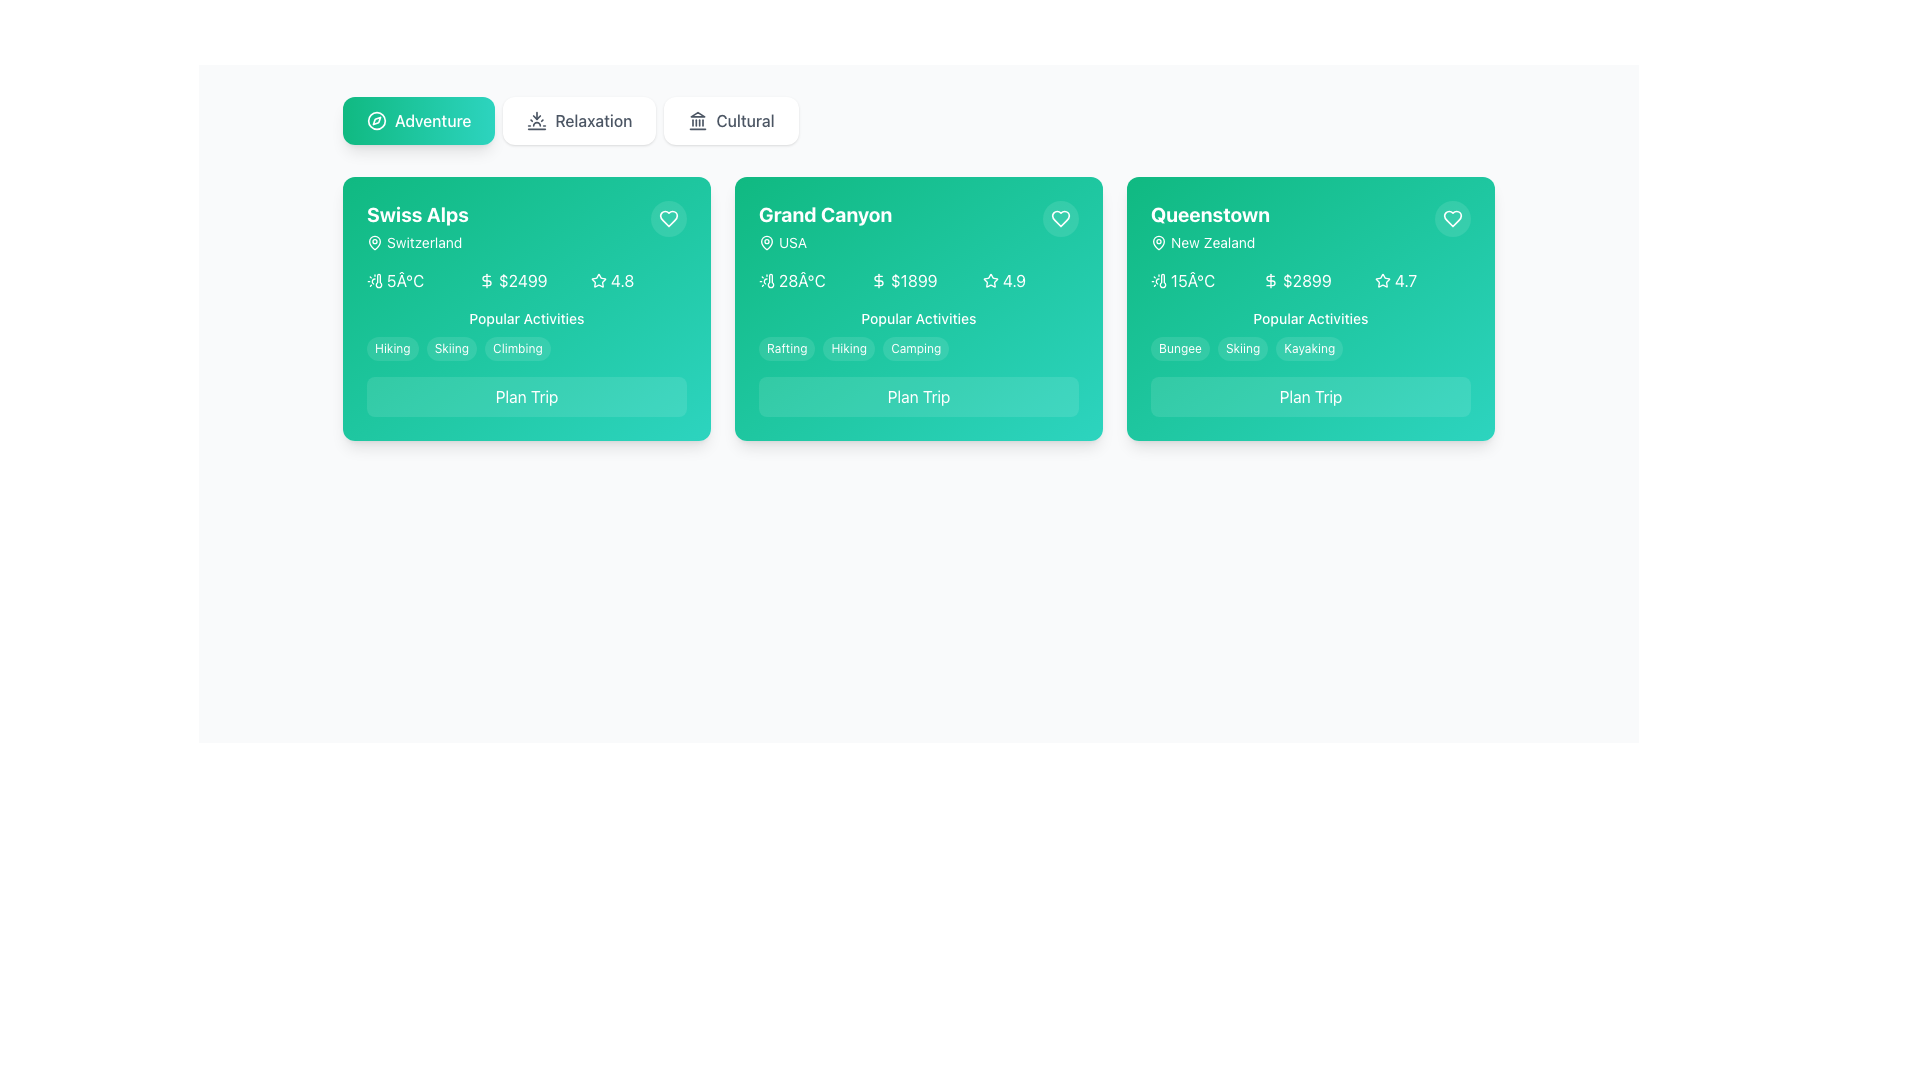 The image size is (1920, 1080). What do you see at coordinates (730, 120) in the screenshot?
I see `the 'Cultural' button, which is the third button in a horizontal list, featuring gray text and an icon resembling a landmark on its left` at bounding box center [730, 120].